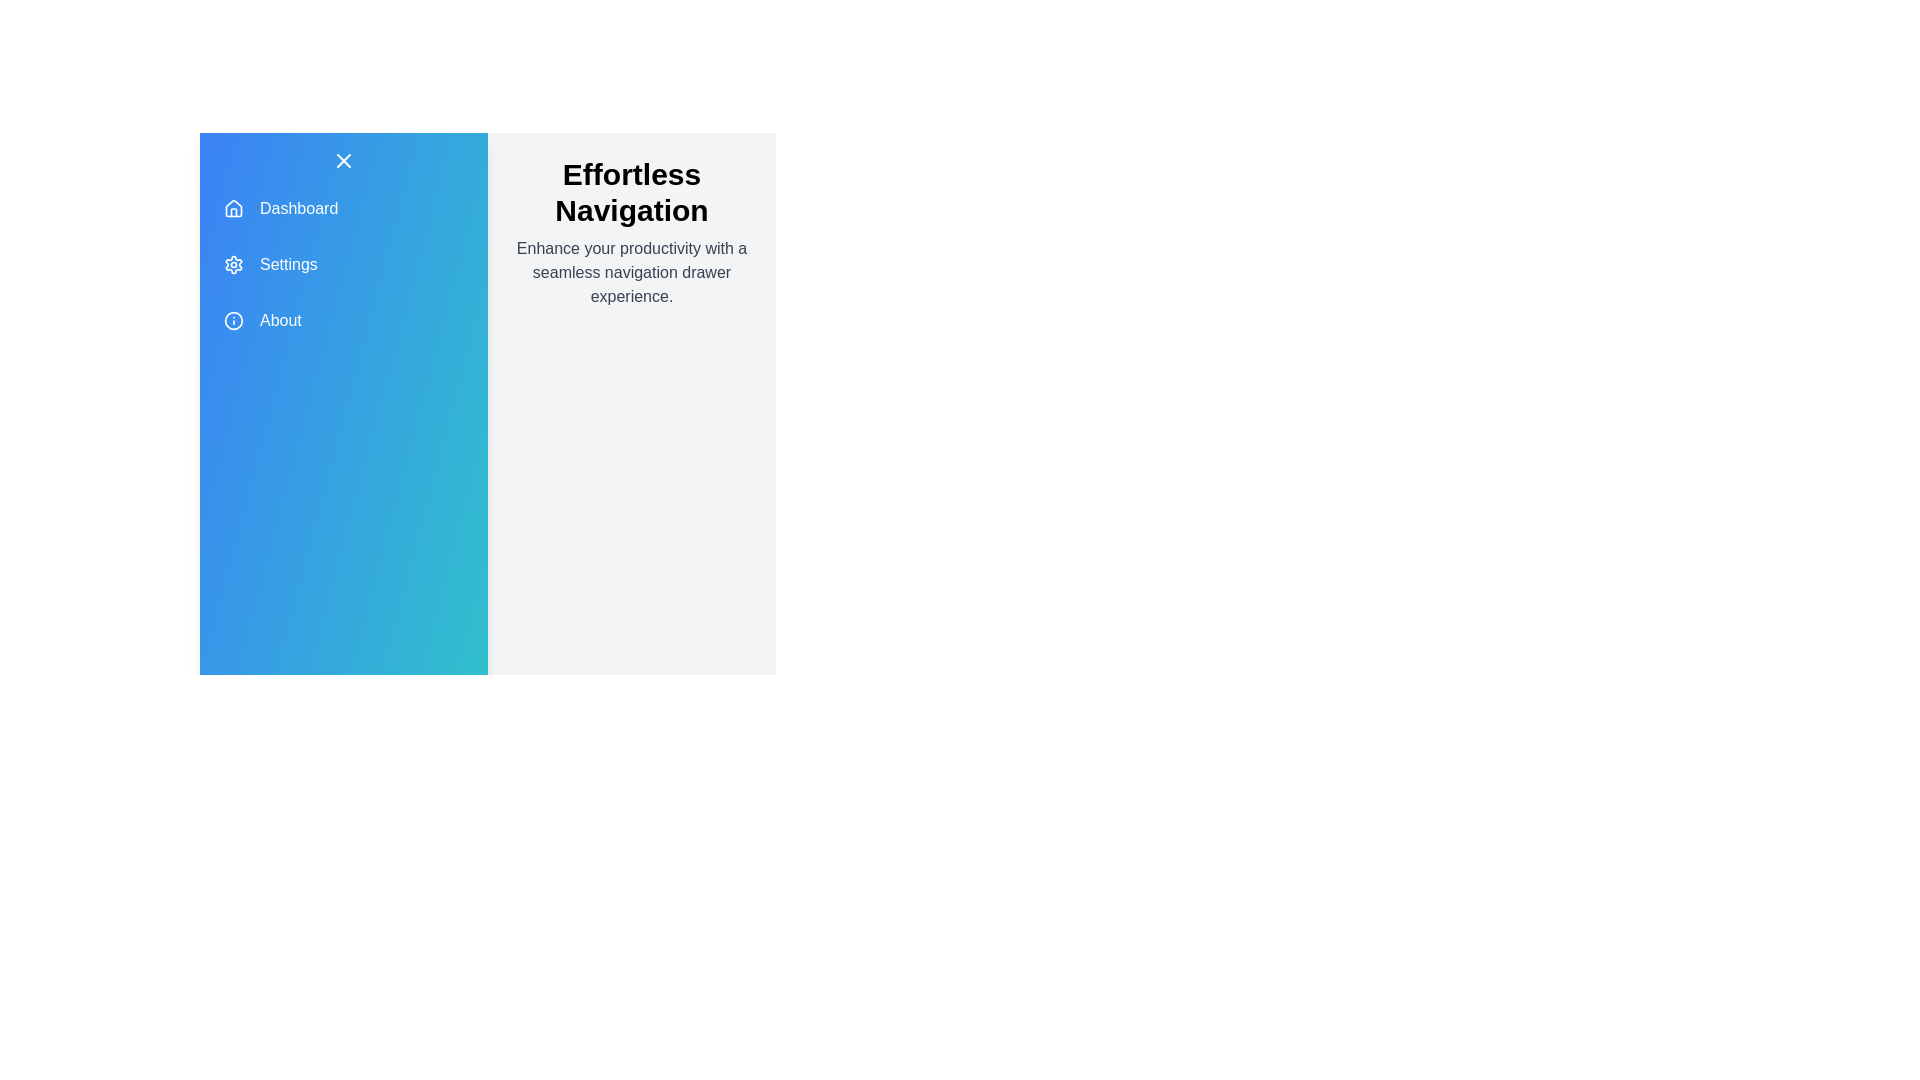 This screenshot has width=1920, height=1080. What do you see at coordinates (344, 208) in the screenshot?
I see `the 'Dashboard' menu item to select it` at bounding box center [344, 208].